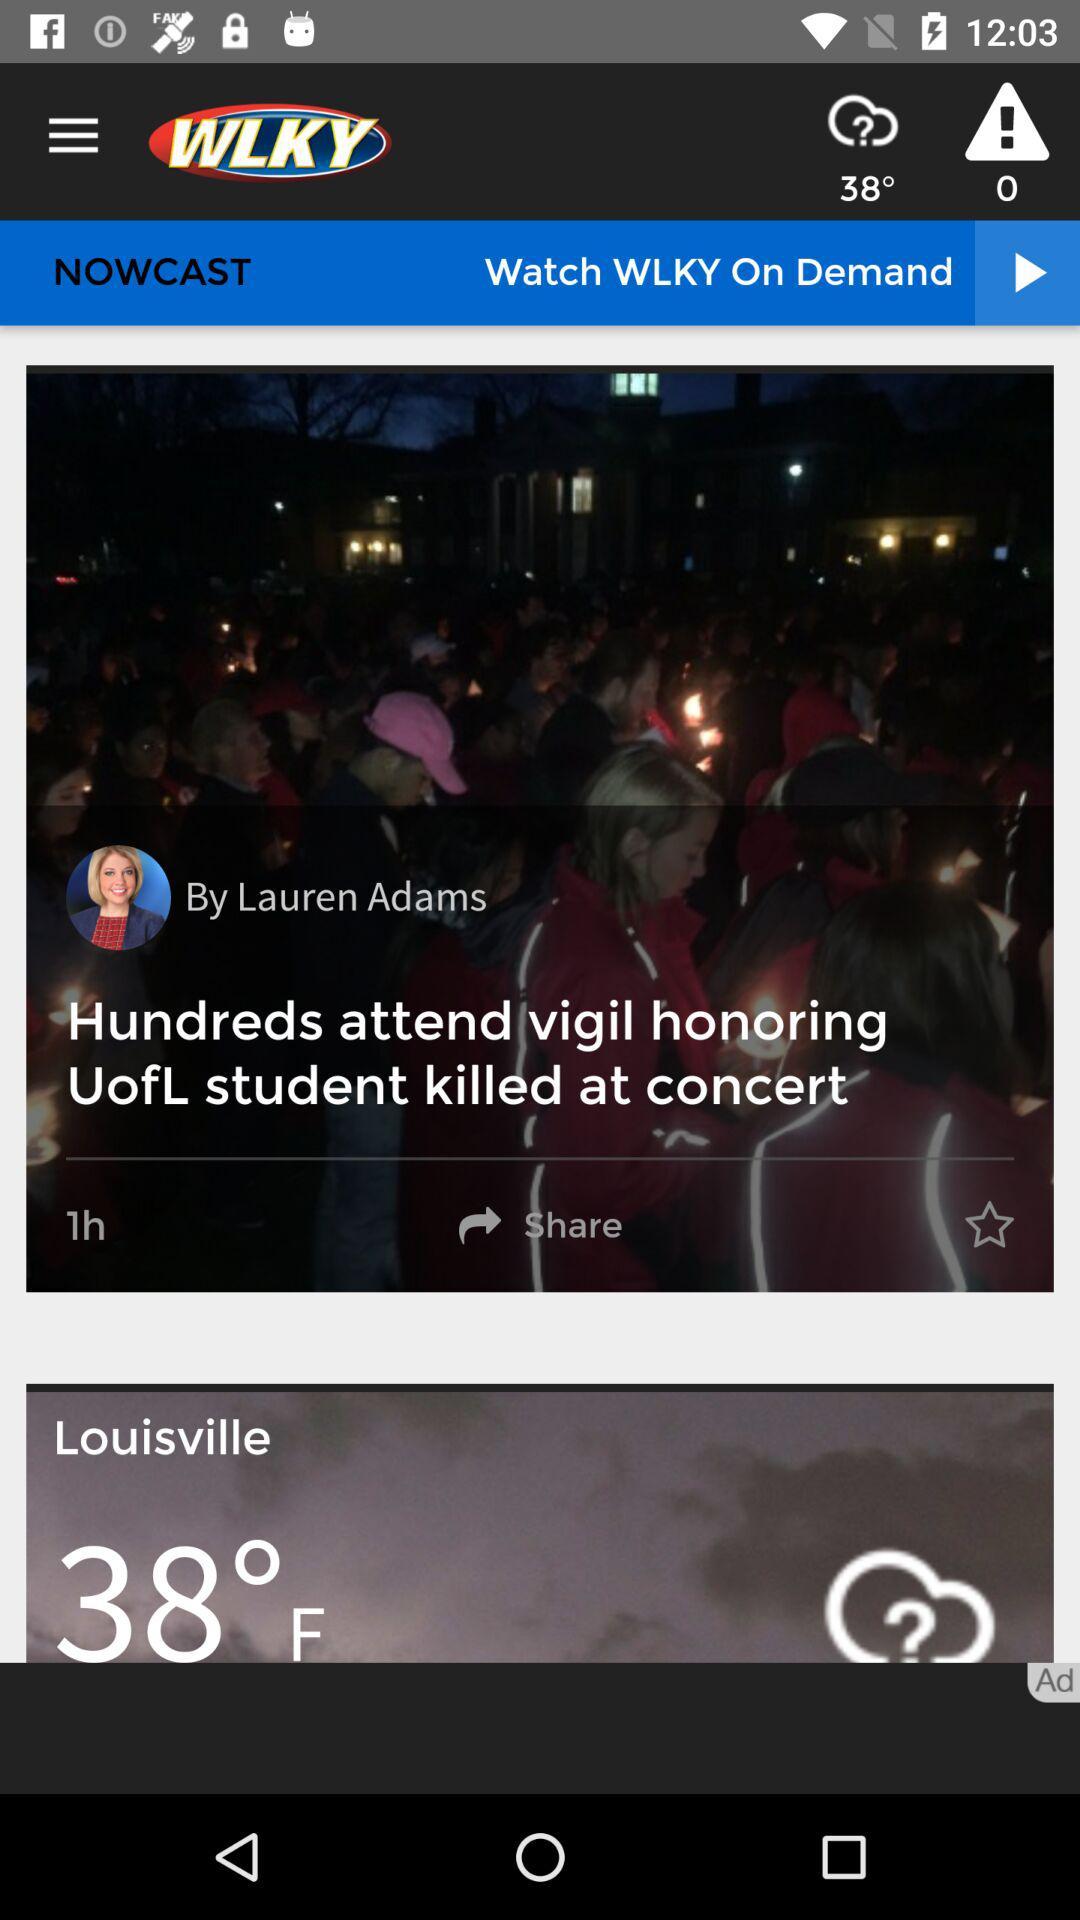  I want to click on item next to share icon, so click(988, 1225).